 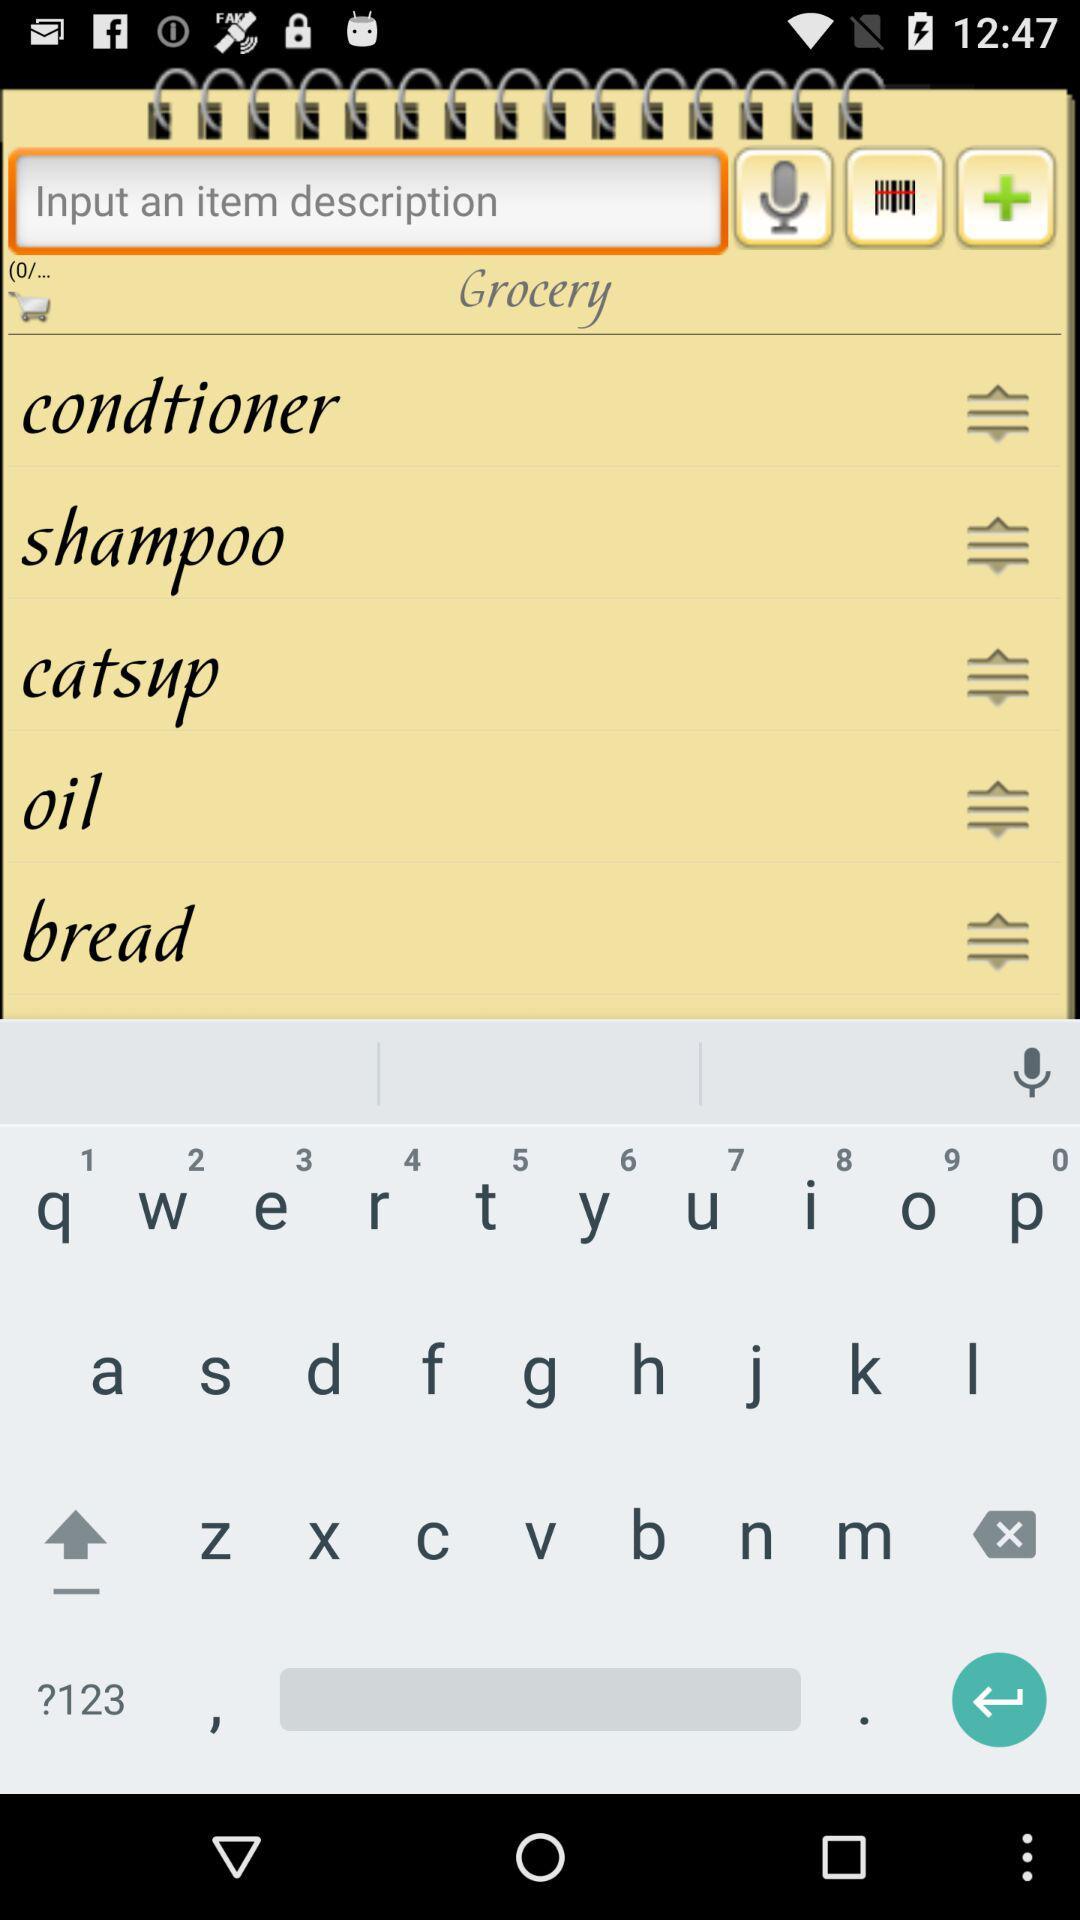 What do you see at coordinates (782, 197) in the screenshot?
I see `mic button` at bounding box center [782, 197].